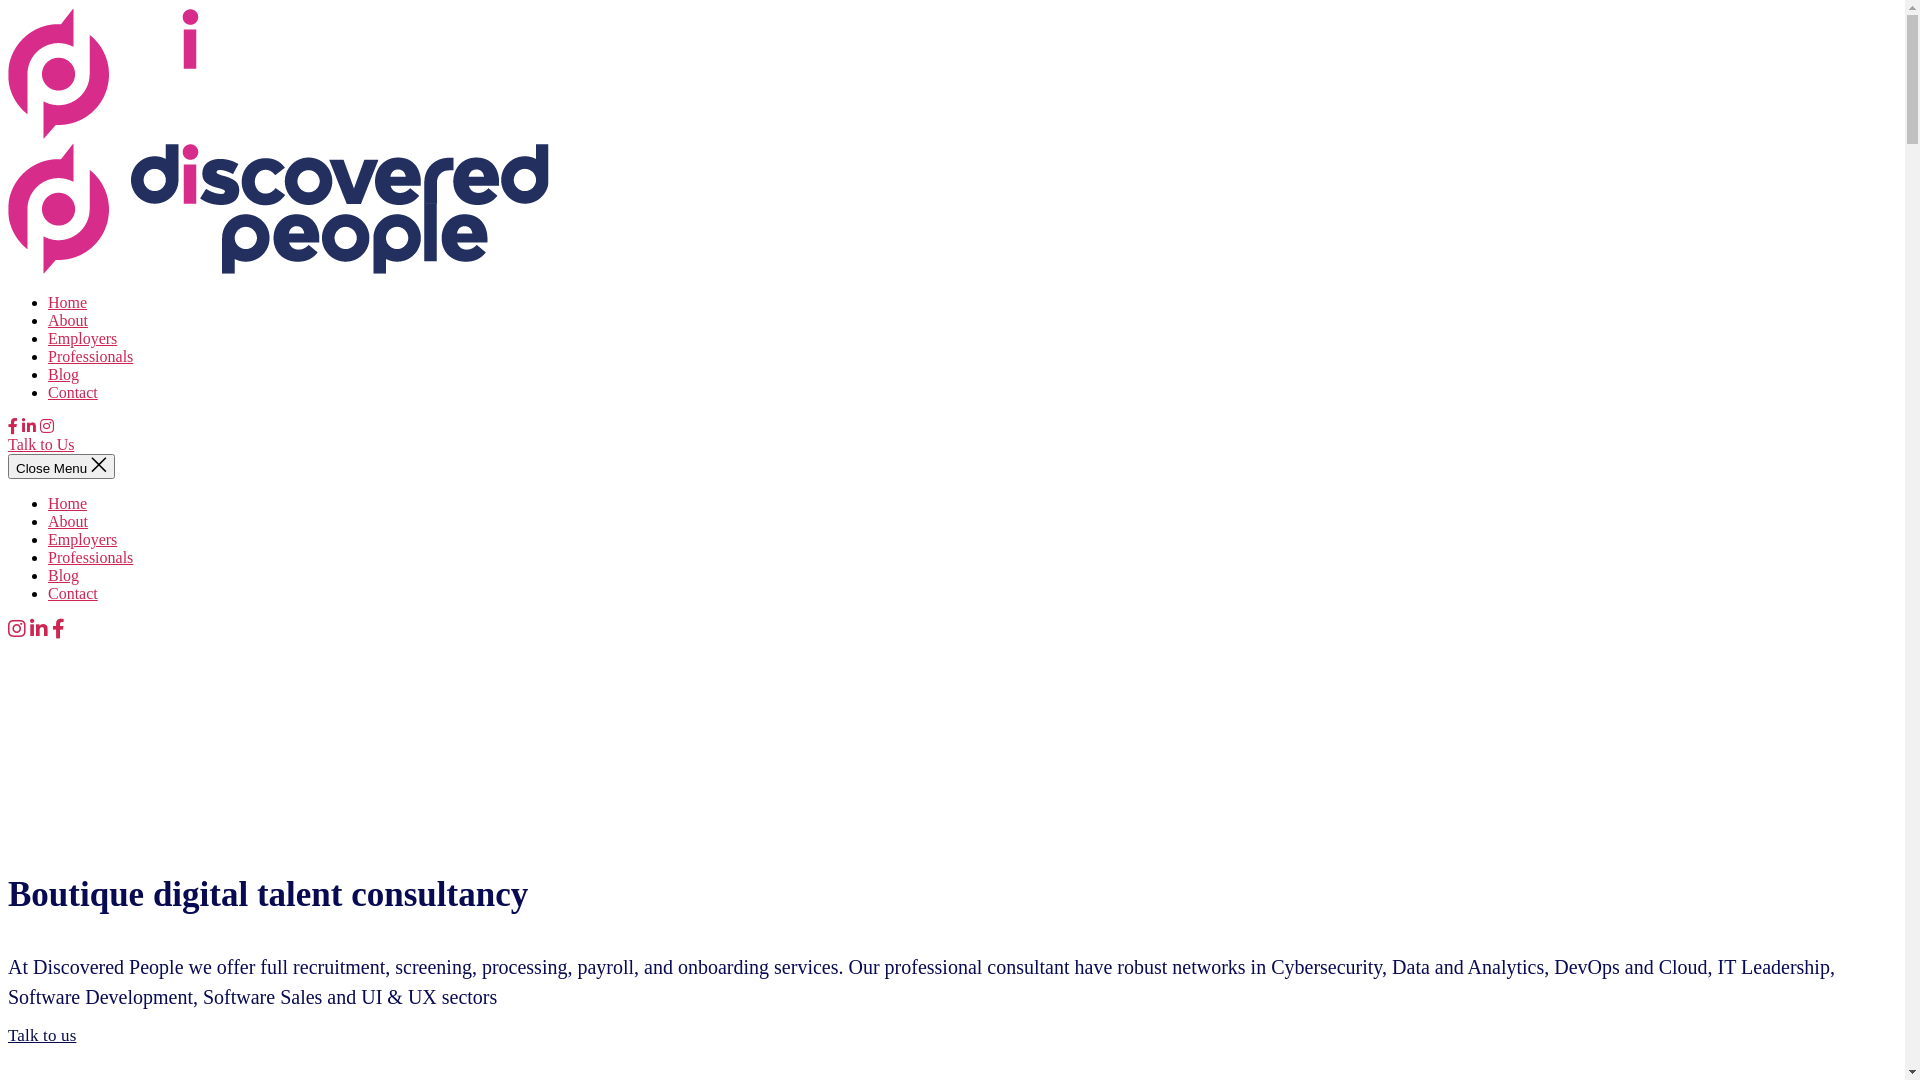  Describe the element at coordinates (41, 443) in the screenshot. I see `'Talk to Us'` at that location.